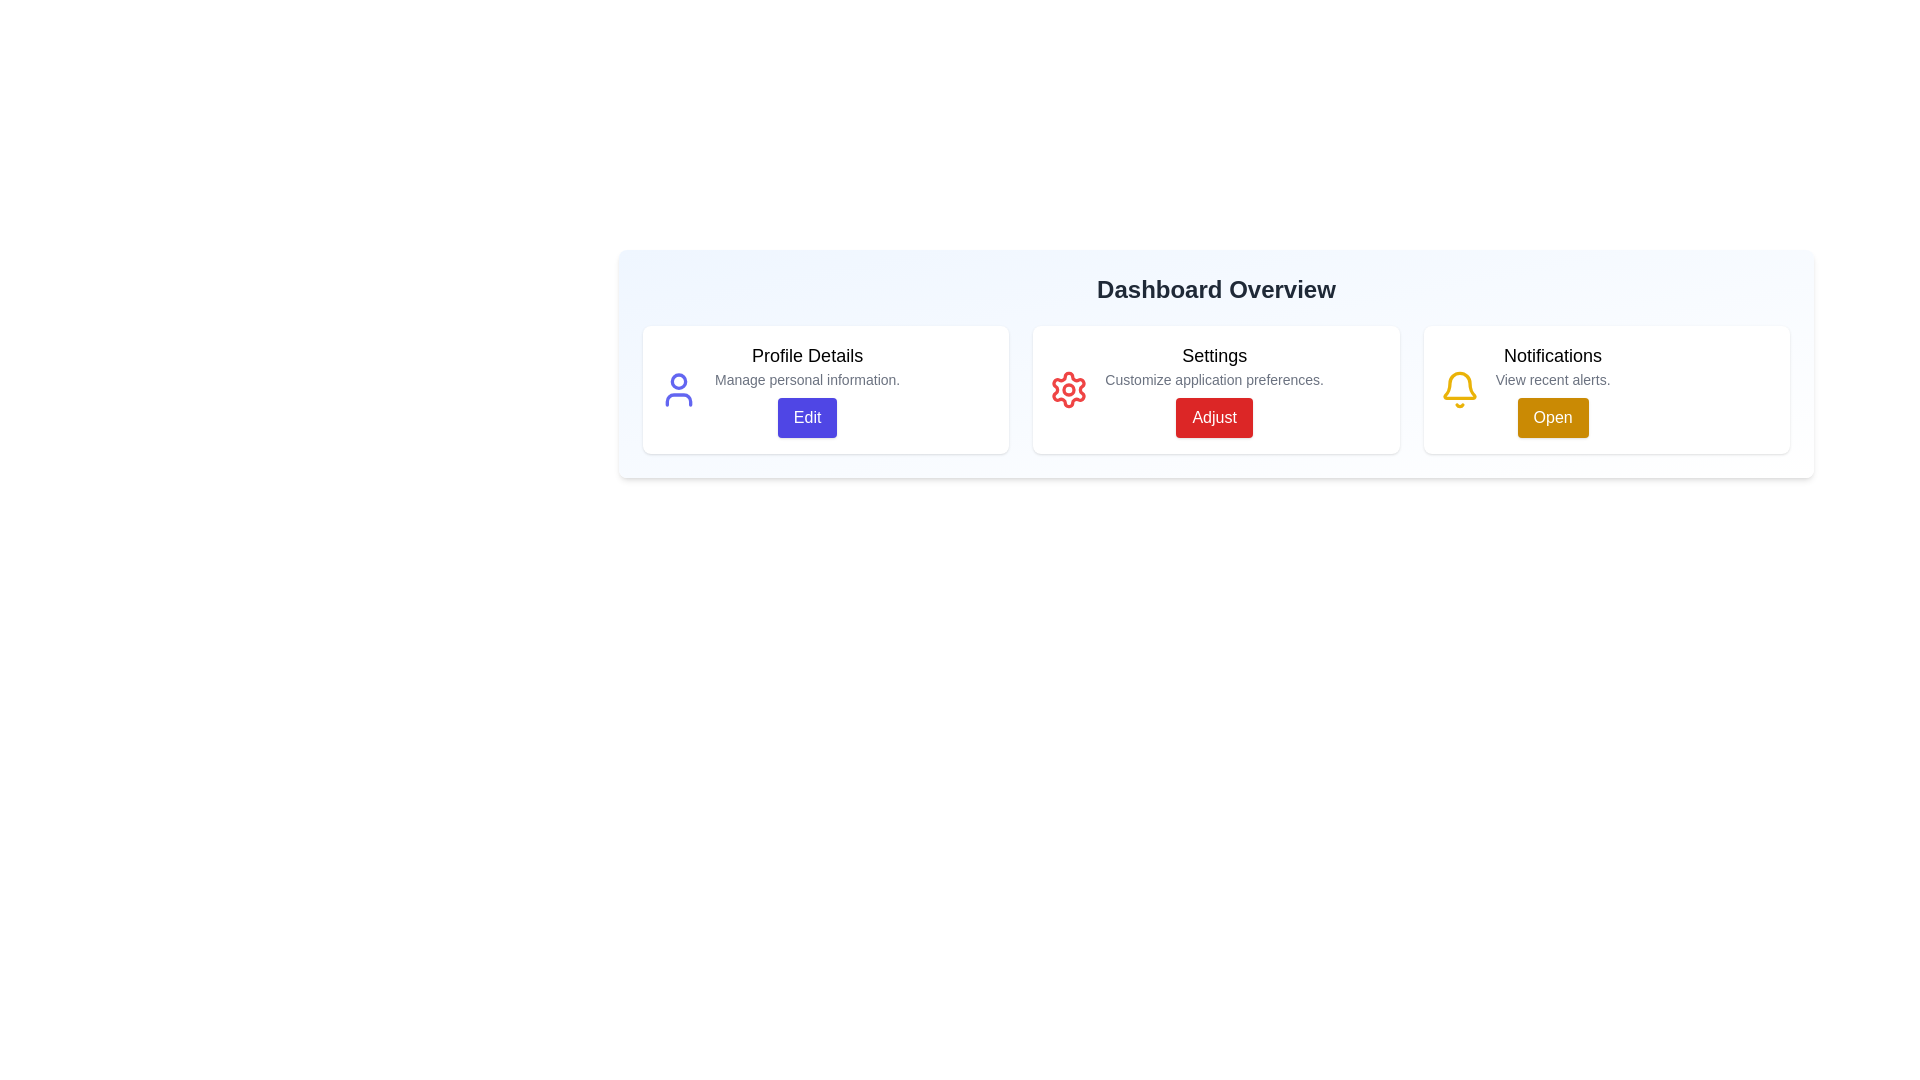 Image resolution: width=1920 pixels, height=1080 pixels. What do you see at coordinates (678, 389) in the screenshot?
I see `the user silhouette icon located at the top left of the 'Profile Details' card on the dashboard` at bounding box center [678, 389].